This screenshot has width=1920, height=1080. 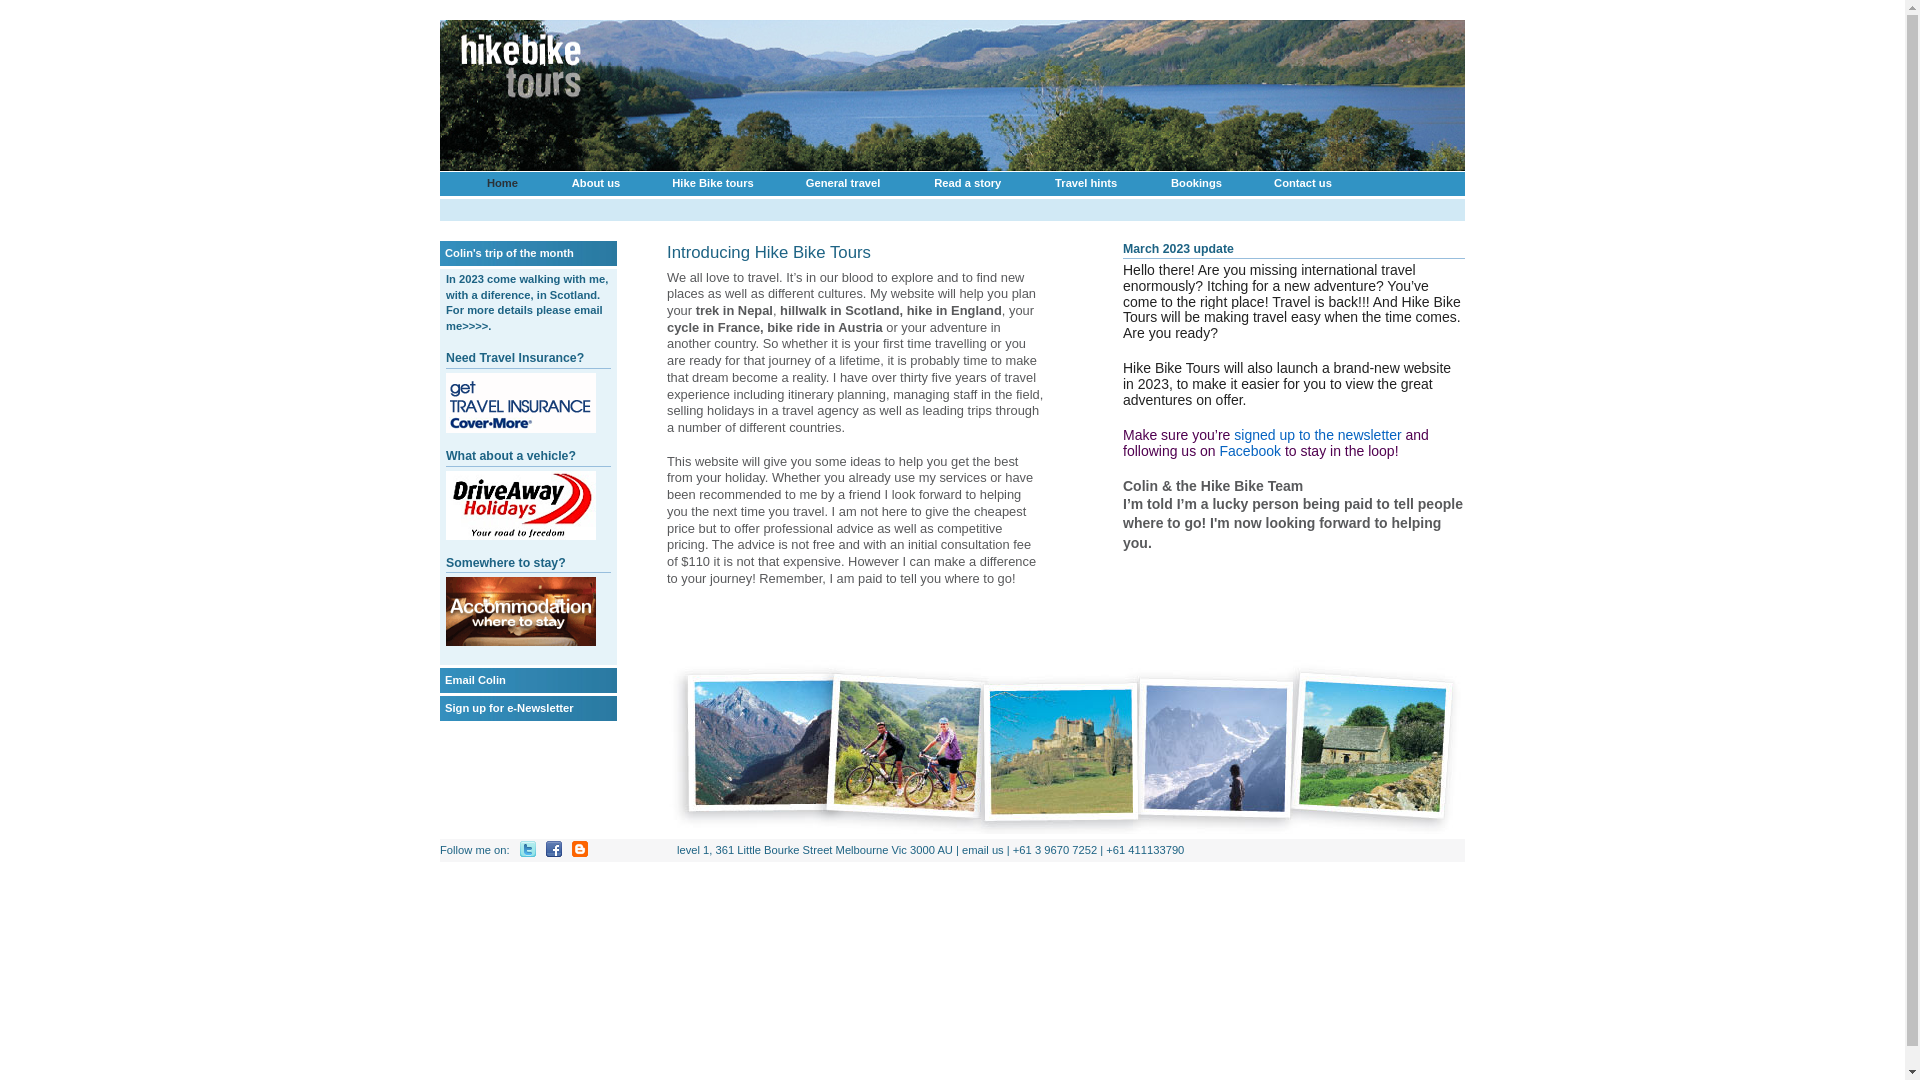 I want to click on 'signed up to the newsletter', so click(x=1317, y=434).